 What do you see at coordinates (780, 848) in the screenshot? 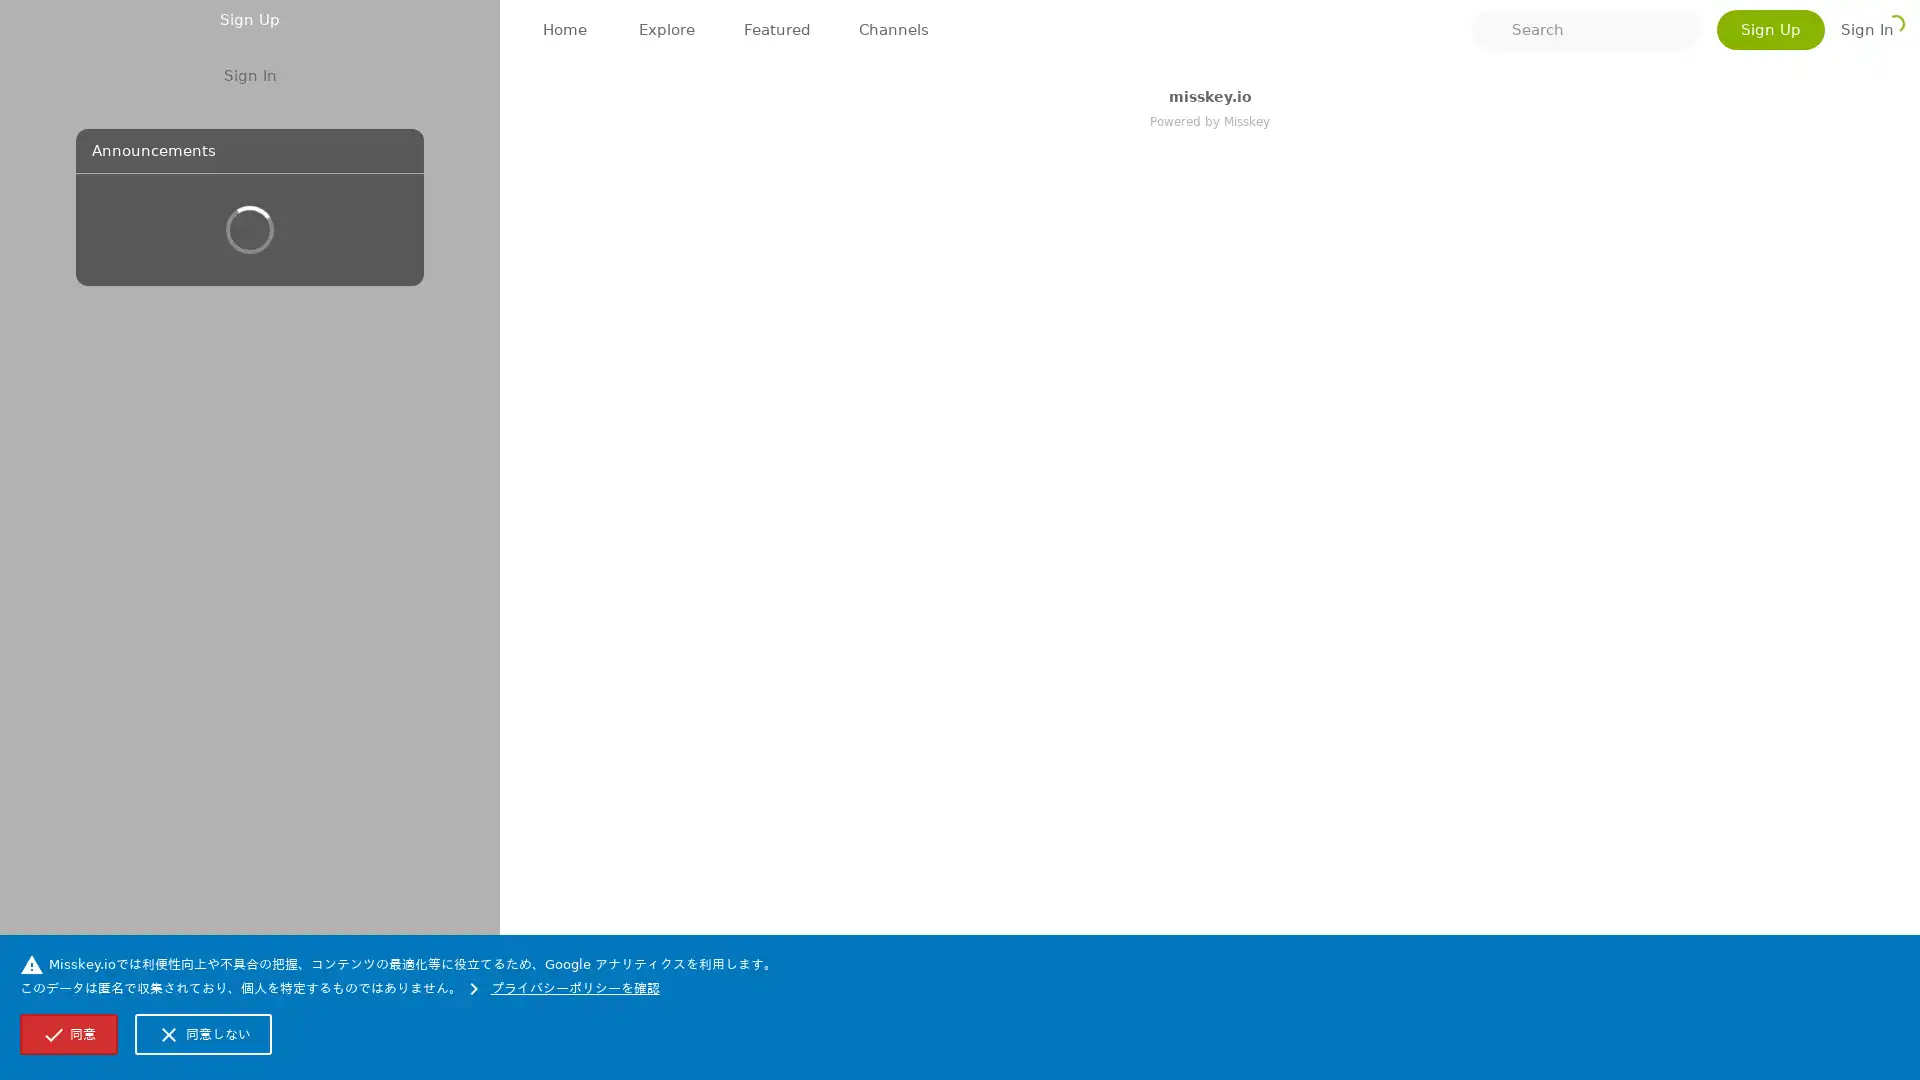
I see `+` at bounding box center [780, 848].